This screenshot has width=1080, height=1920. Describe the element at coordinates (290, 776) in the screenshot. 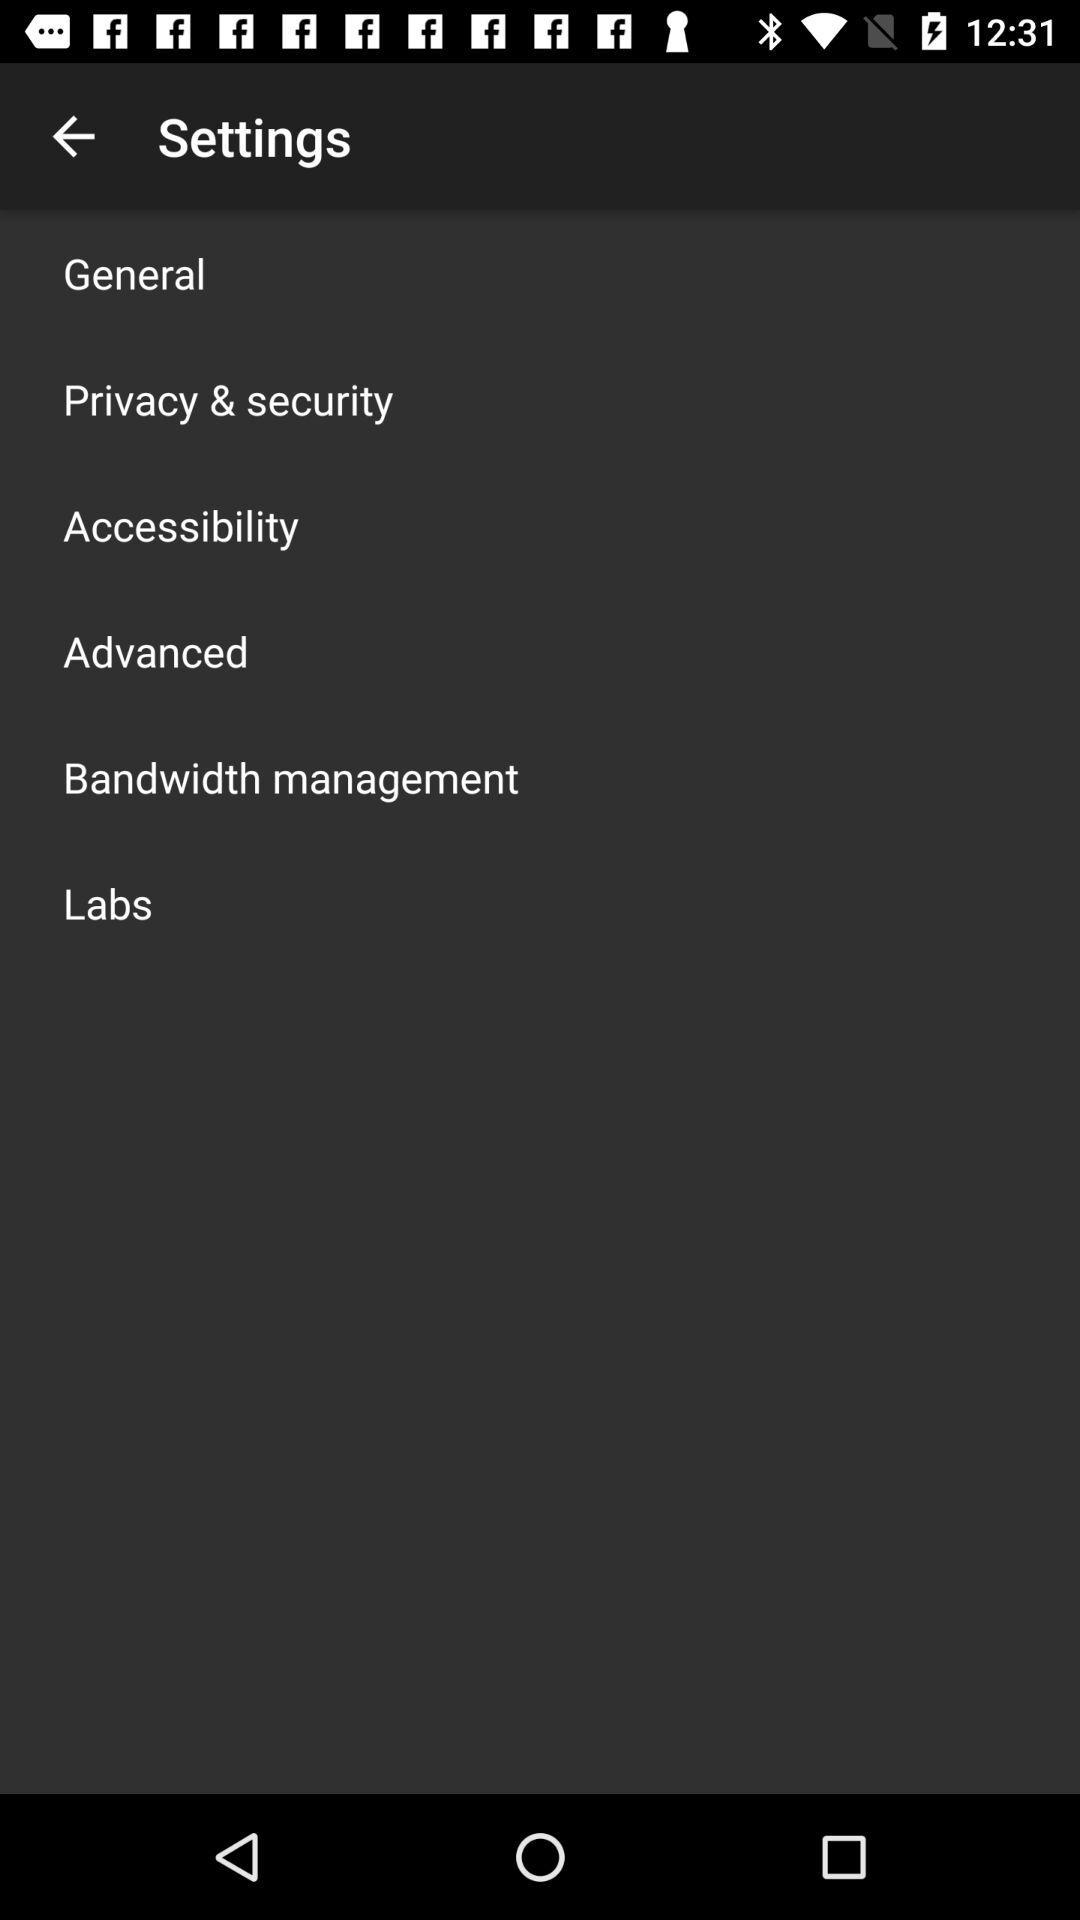

I see `the bandwidth management item` at that location.